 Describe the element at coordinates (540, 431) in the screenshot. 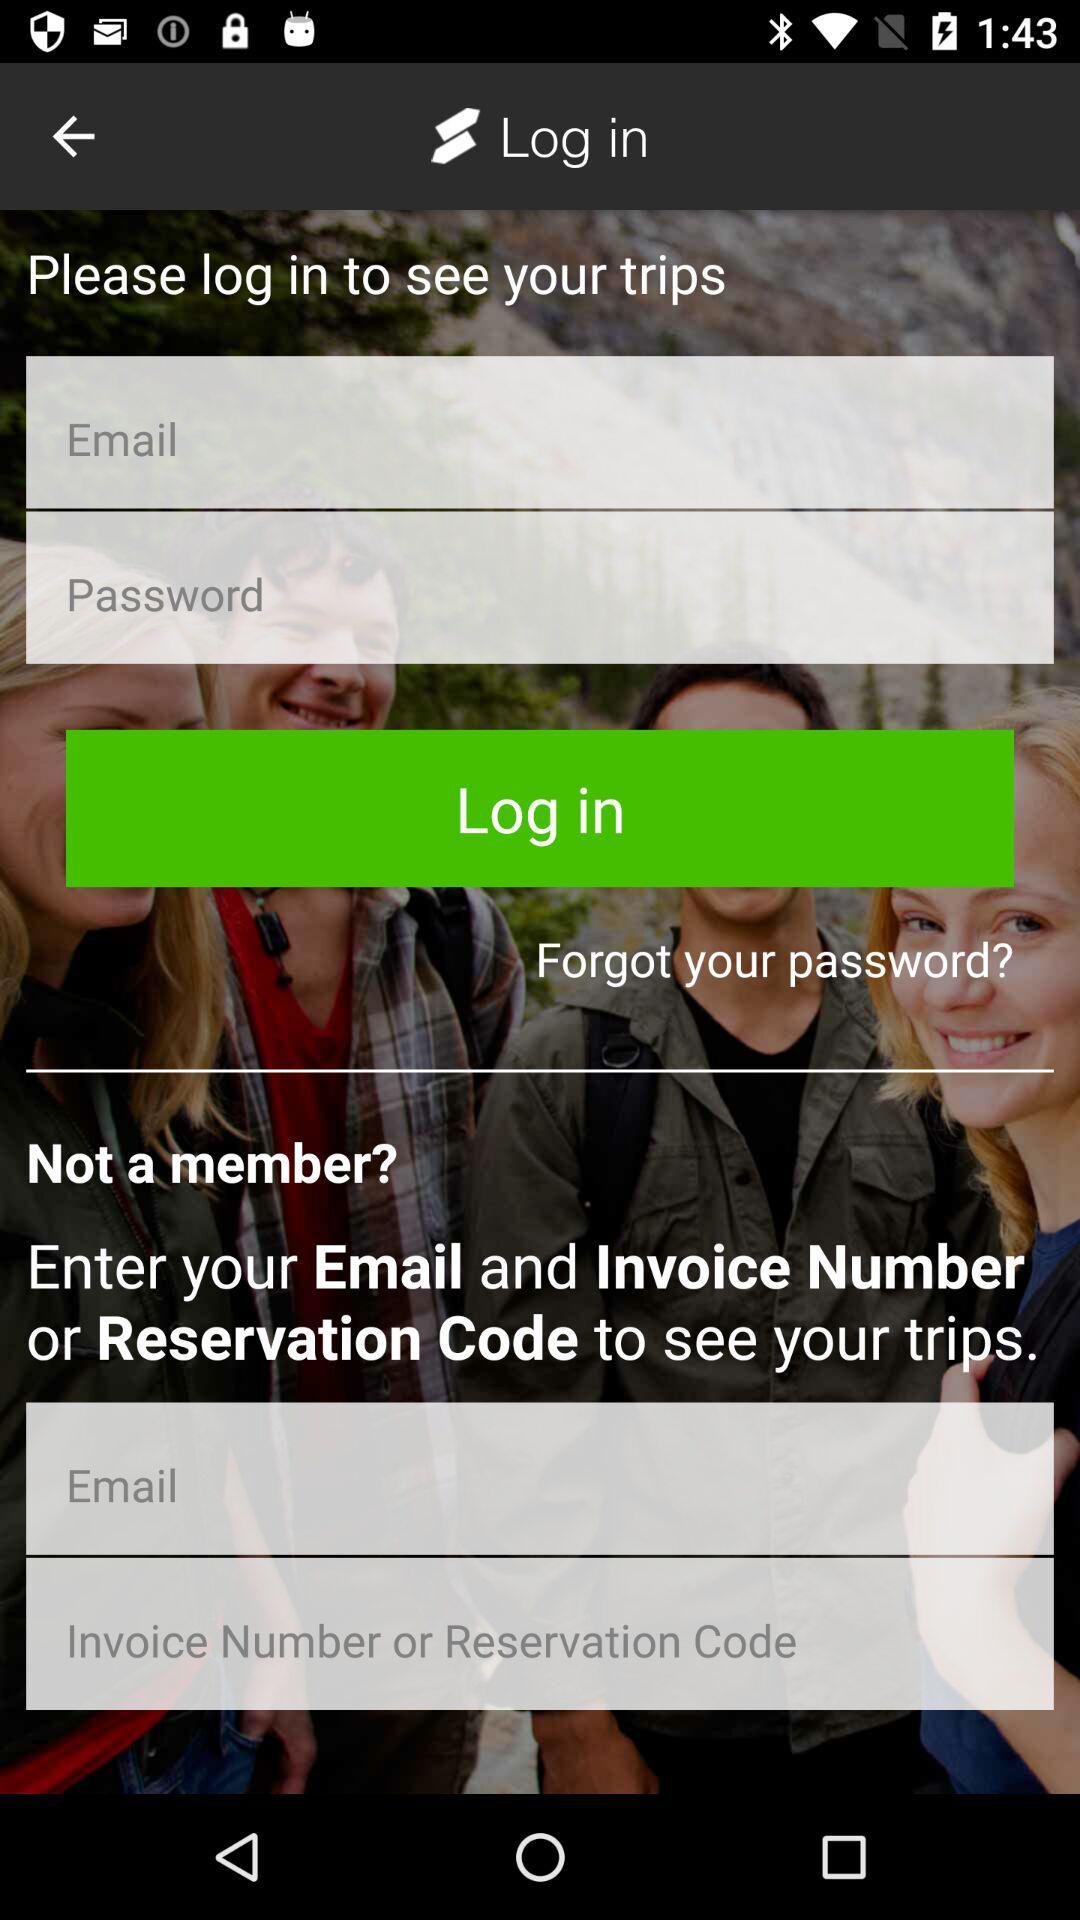

I see `text box to insert email` at that location.